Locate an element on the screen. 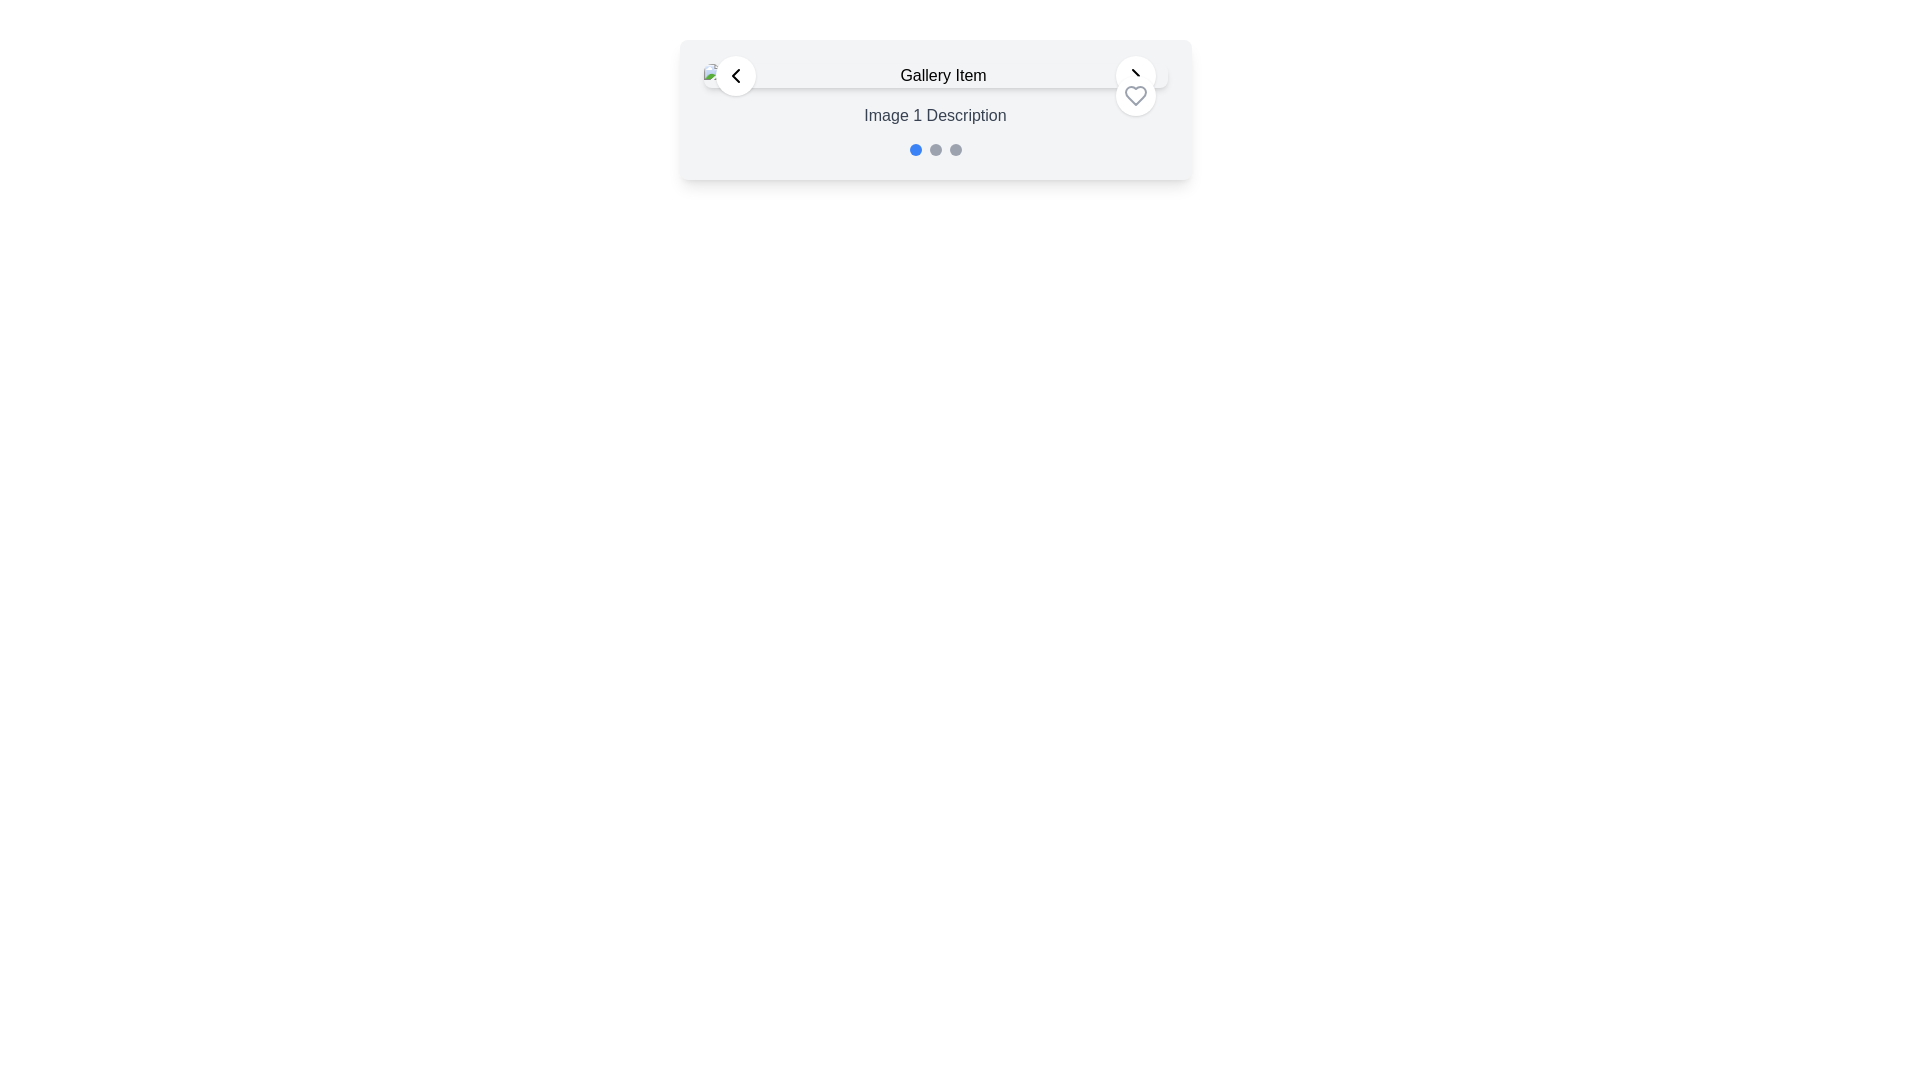 Image resolution: width=1920 pixels, height=1080 pixels. the first blue circular pagination indicator located below the 'Image 1 Description' text is located at coordinates (914, 149).